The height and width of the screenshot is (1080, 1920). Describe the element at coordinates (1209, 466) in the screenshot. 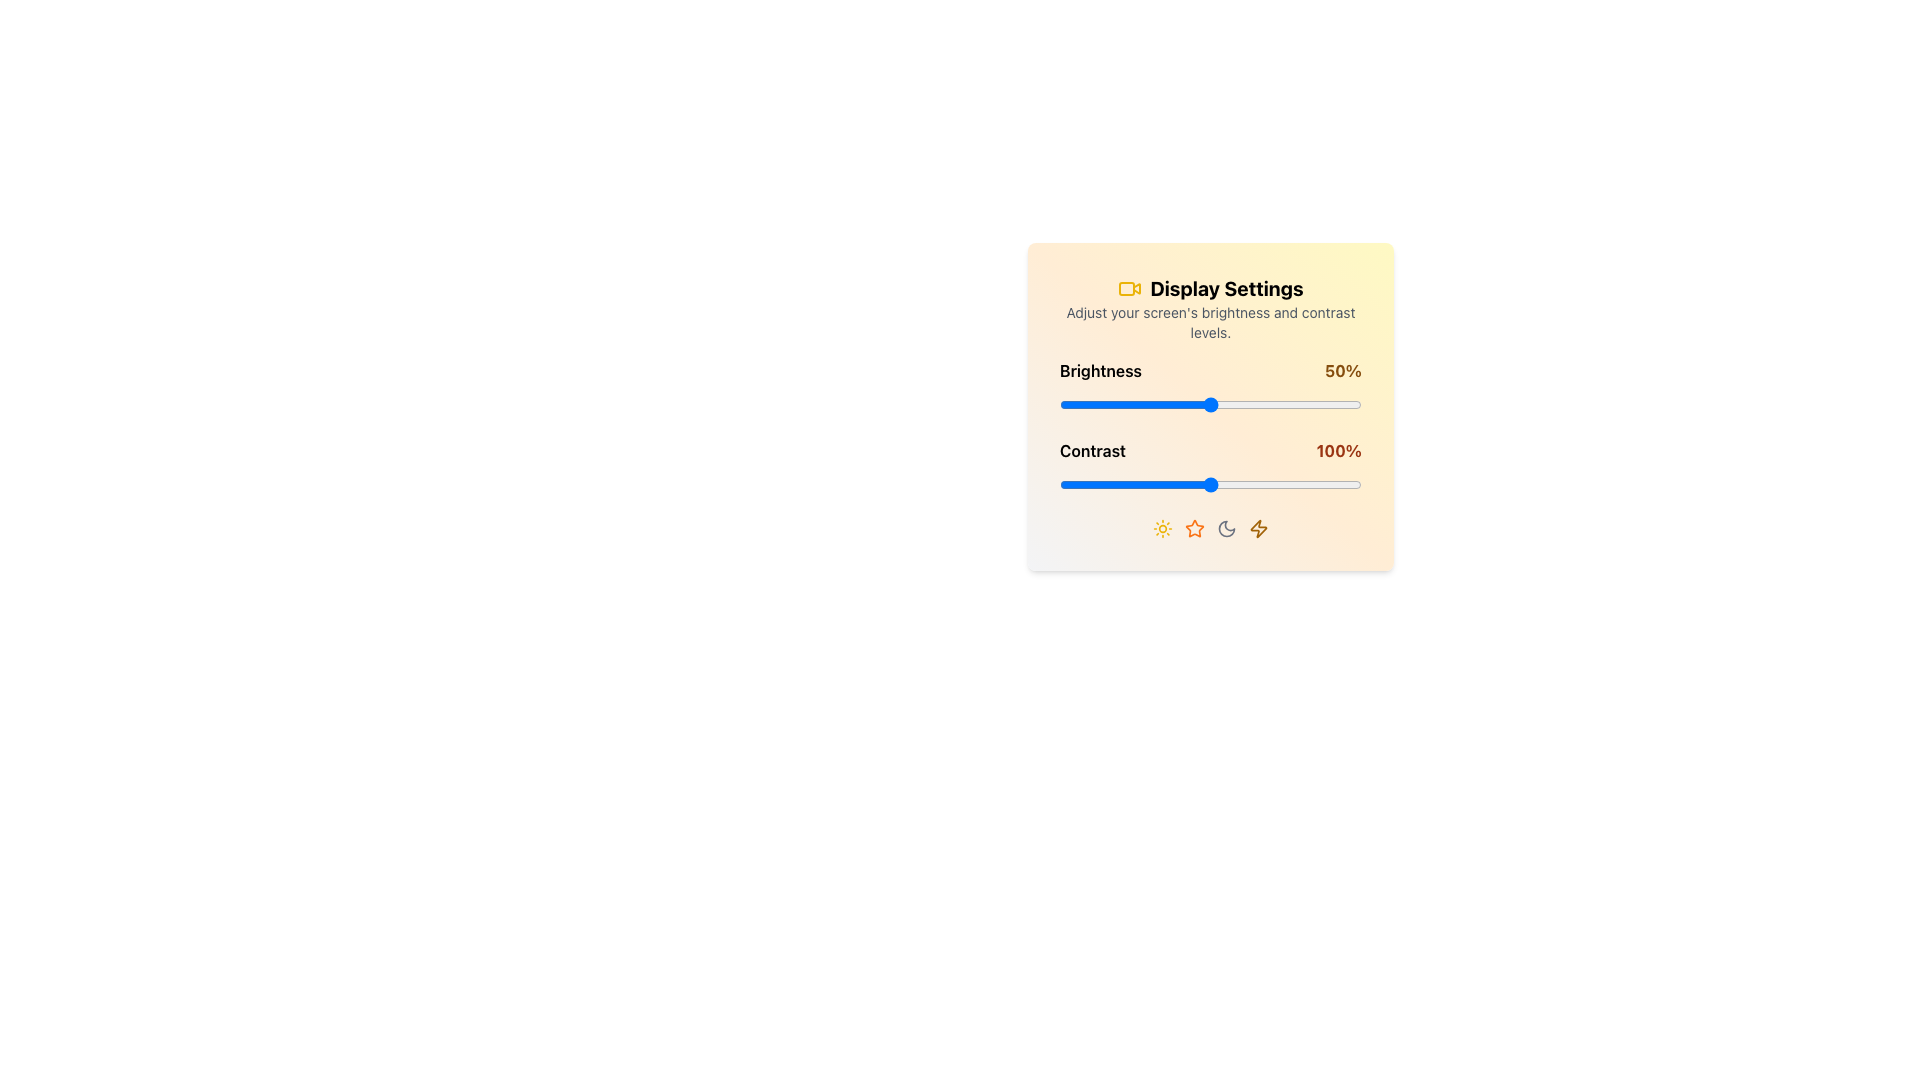

I see `the 'Contrast 100%' label, which is styled with bold font and indicates the contrast level in the 'Display Settings' panel` at that location.